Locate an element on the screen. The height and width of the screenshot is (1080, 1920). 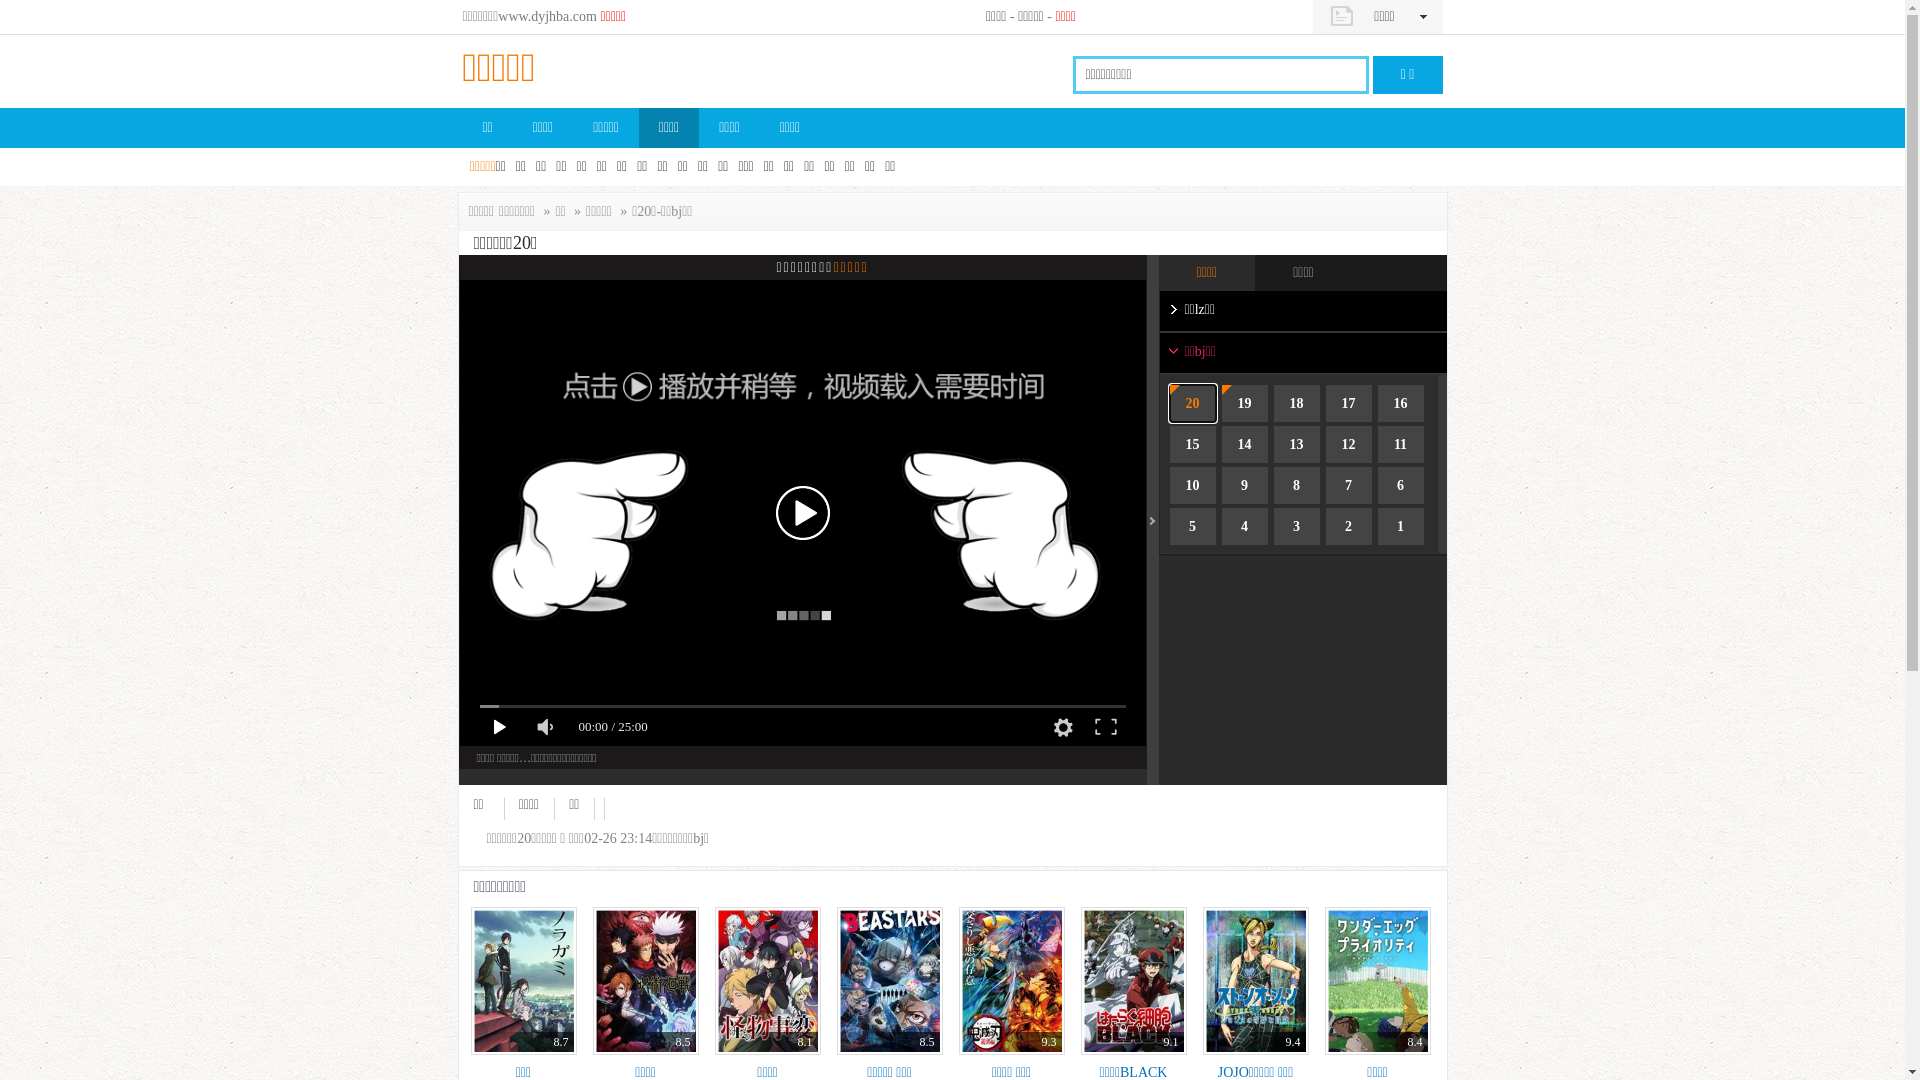
'2' is located at coordinates (1348, 525).